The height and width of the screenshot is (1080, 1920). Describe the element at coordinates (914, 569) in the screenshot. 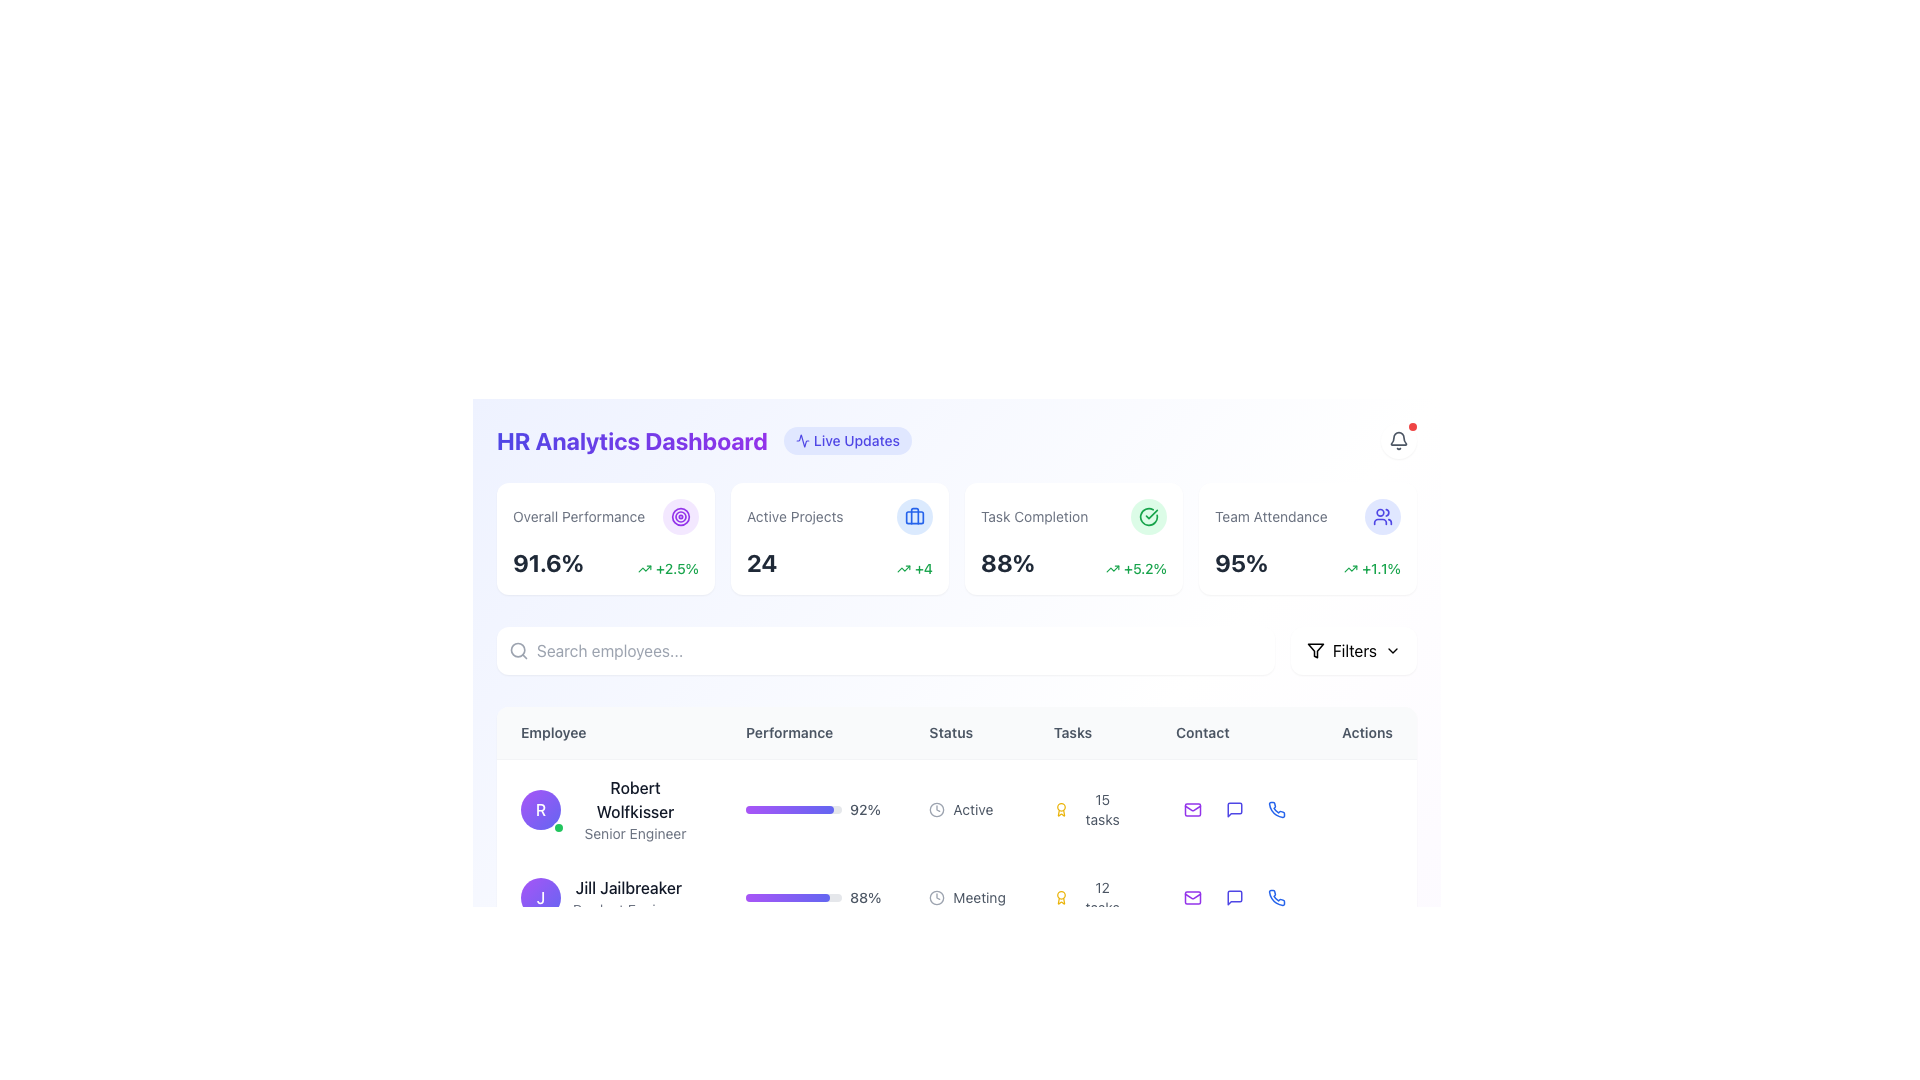

I see `the displayed information of the numeric indication showing a positive change in the 'Active Projects' card, which is positioned to the right of the number '24' and aligned with the upward green arrow icon` at that location.